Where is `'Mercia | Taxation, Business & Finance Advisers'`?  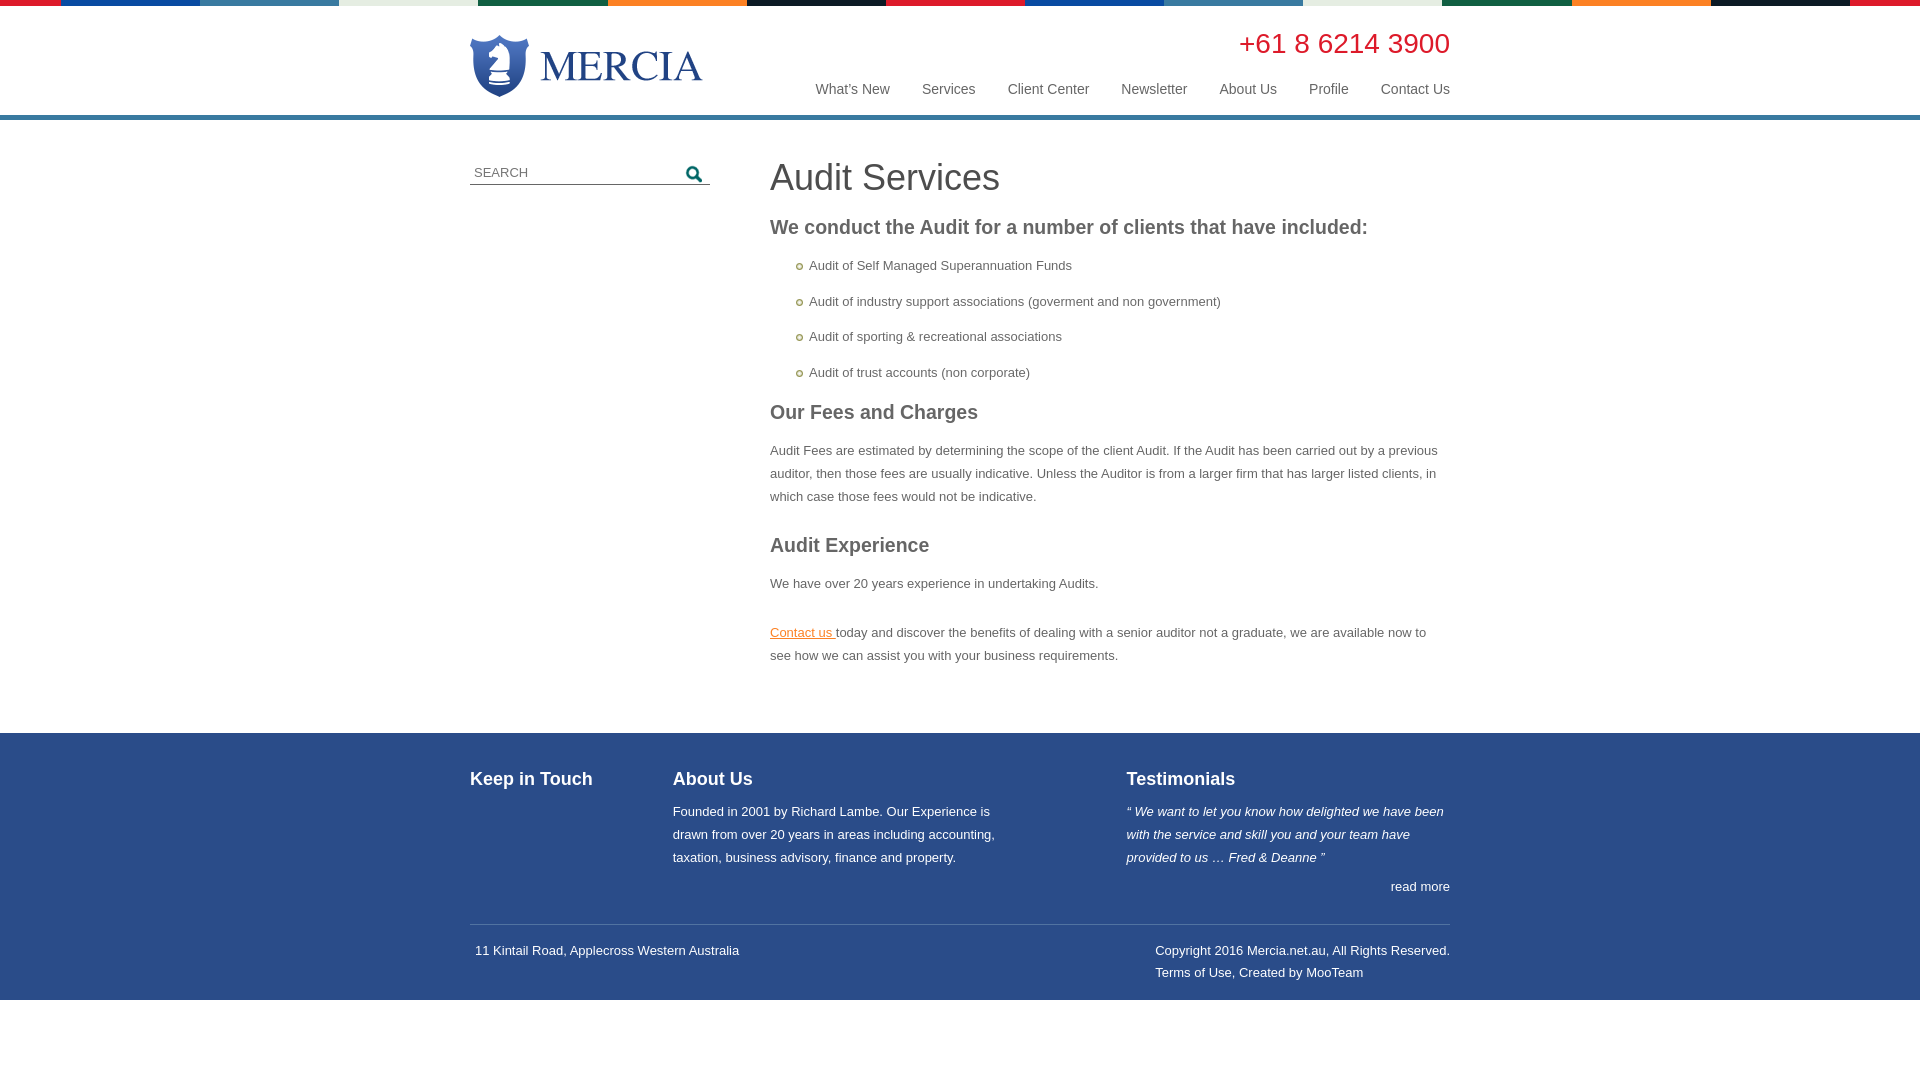
'Mercia | Taxation, Business & Finance Advisers' is located at coordinates (585, 64).